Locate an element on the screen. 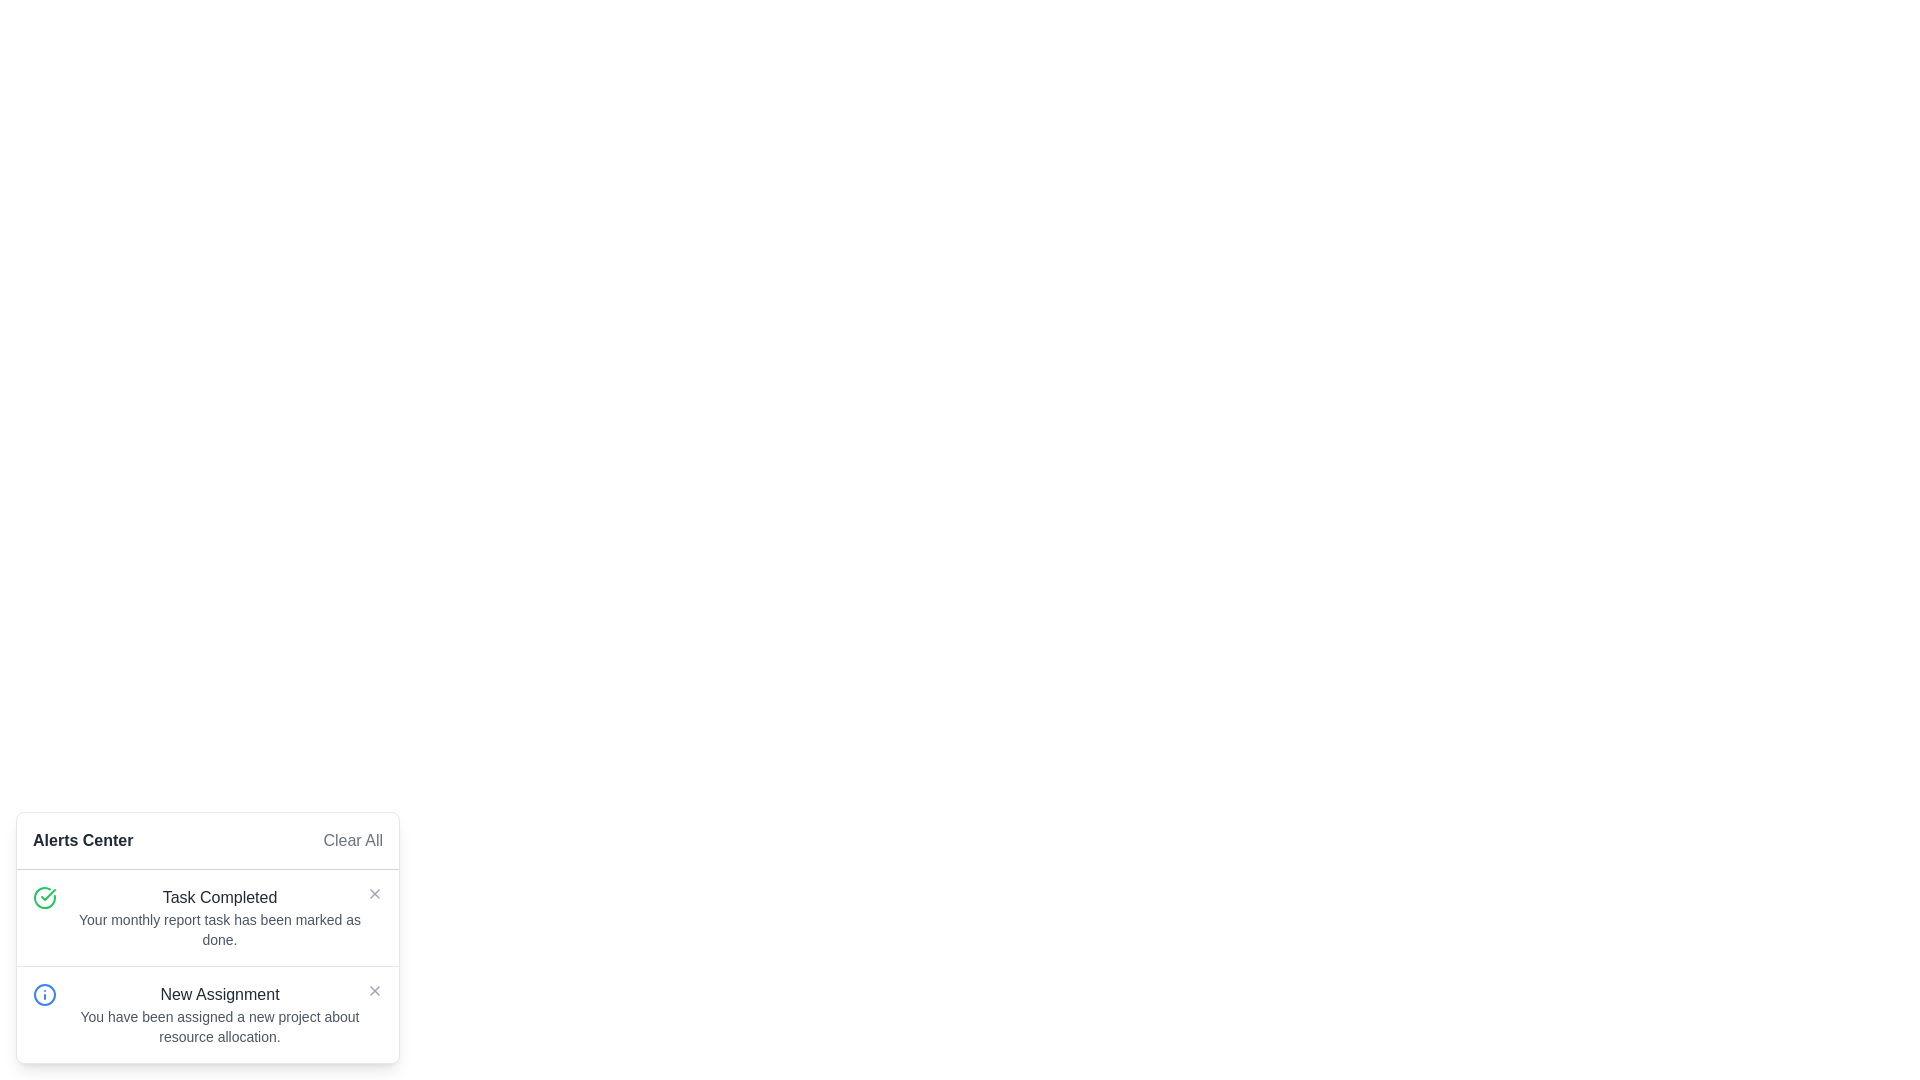 The image size is (1920, 1080). the close button of the 'Task Completed' notification to observe the hover effect is located at coordinates (374, 893).